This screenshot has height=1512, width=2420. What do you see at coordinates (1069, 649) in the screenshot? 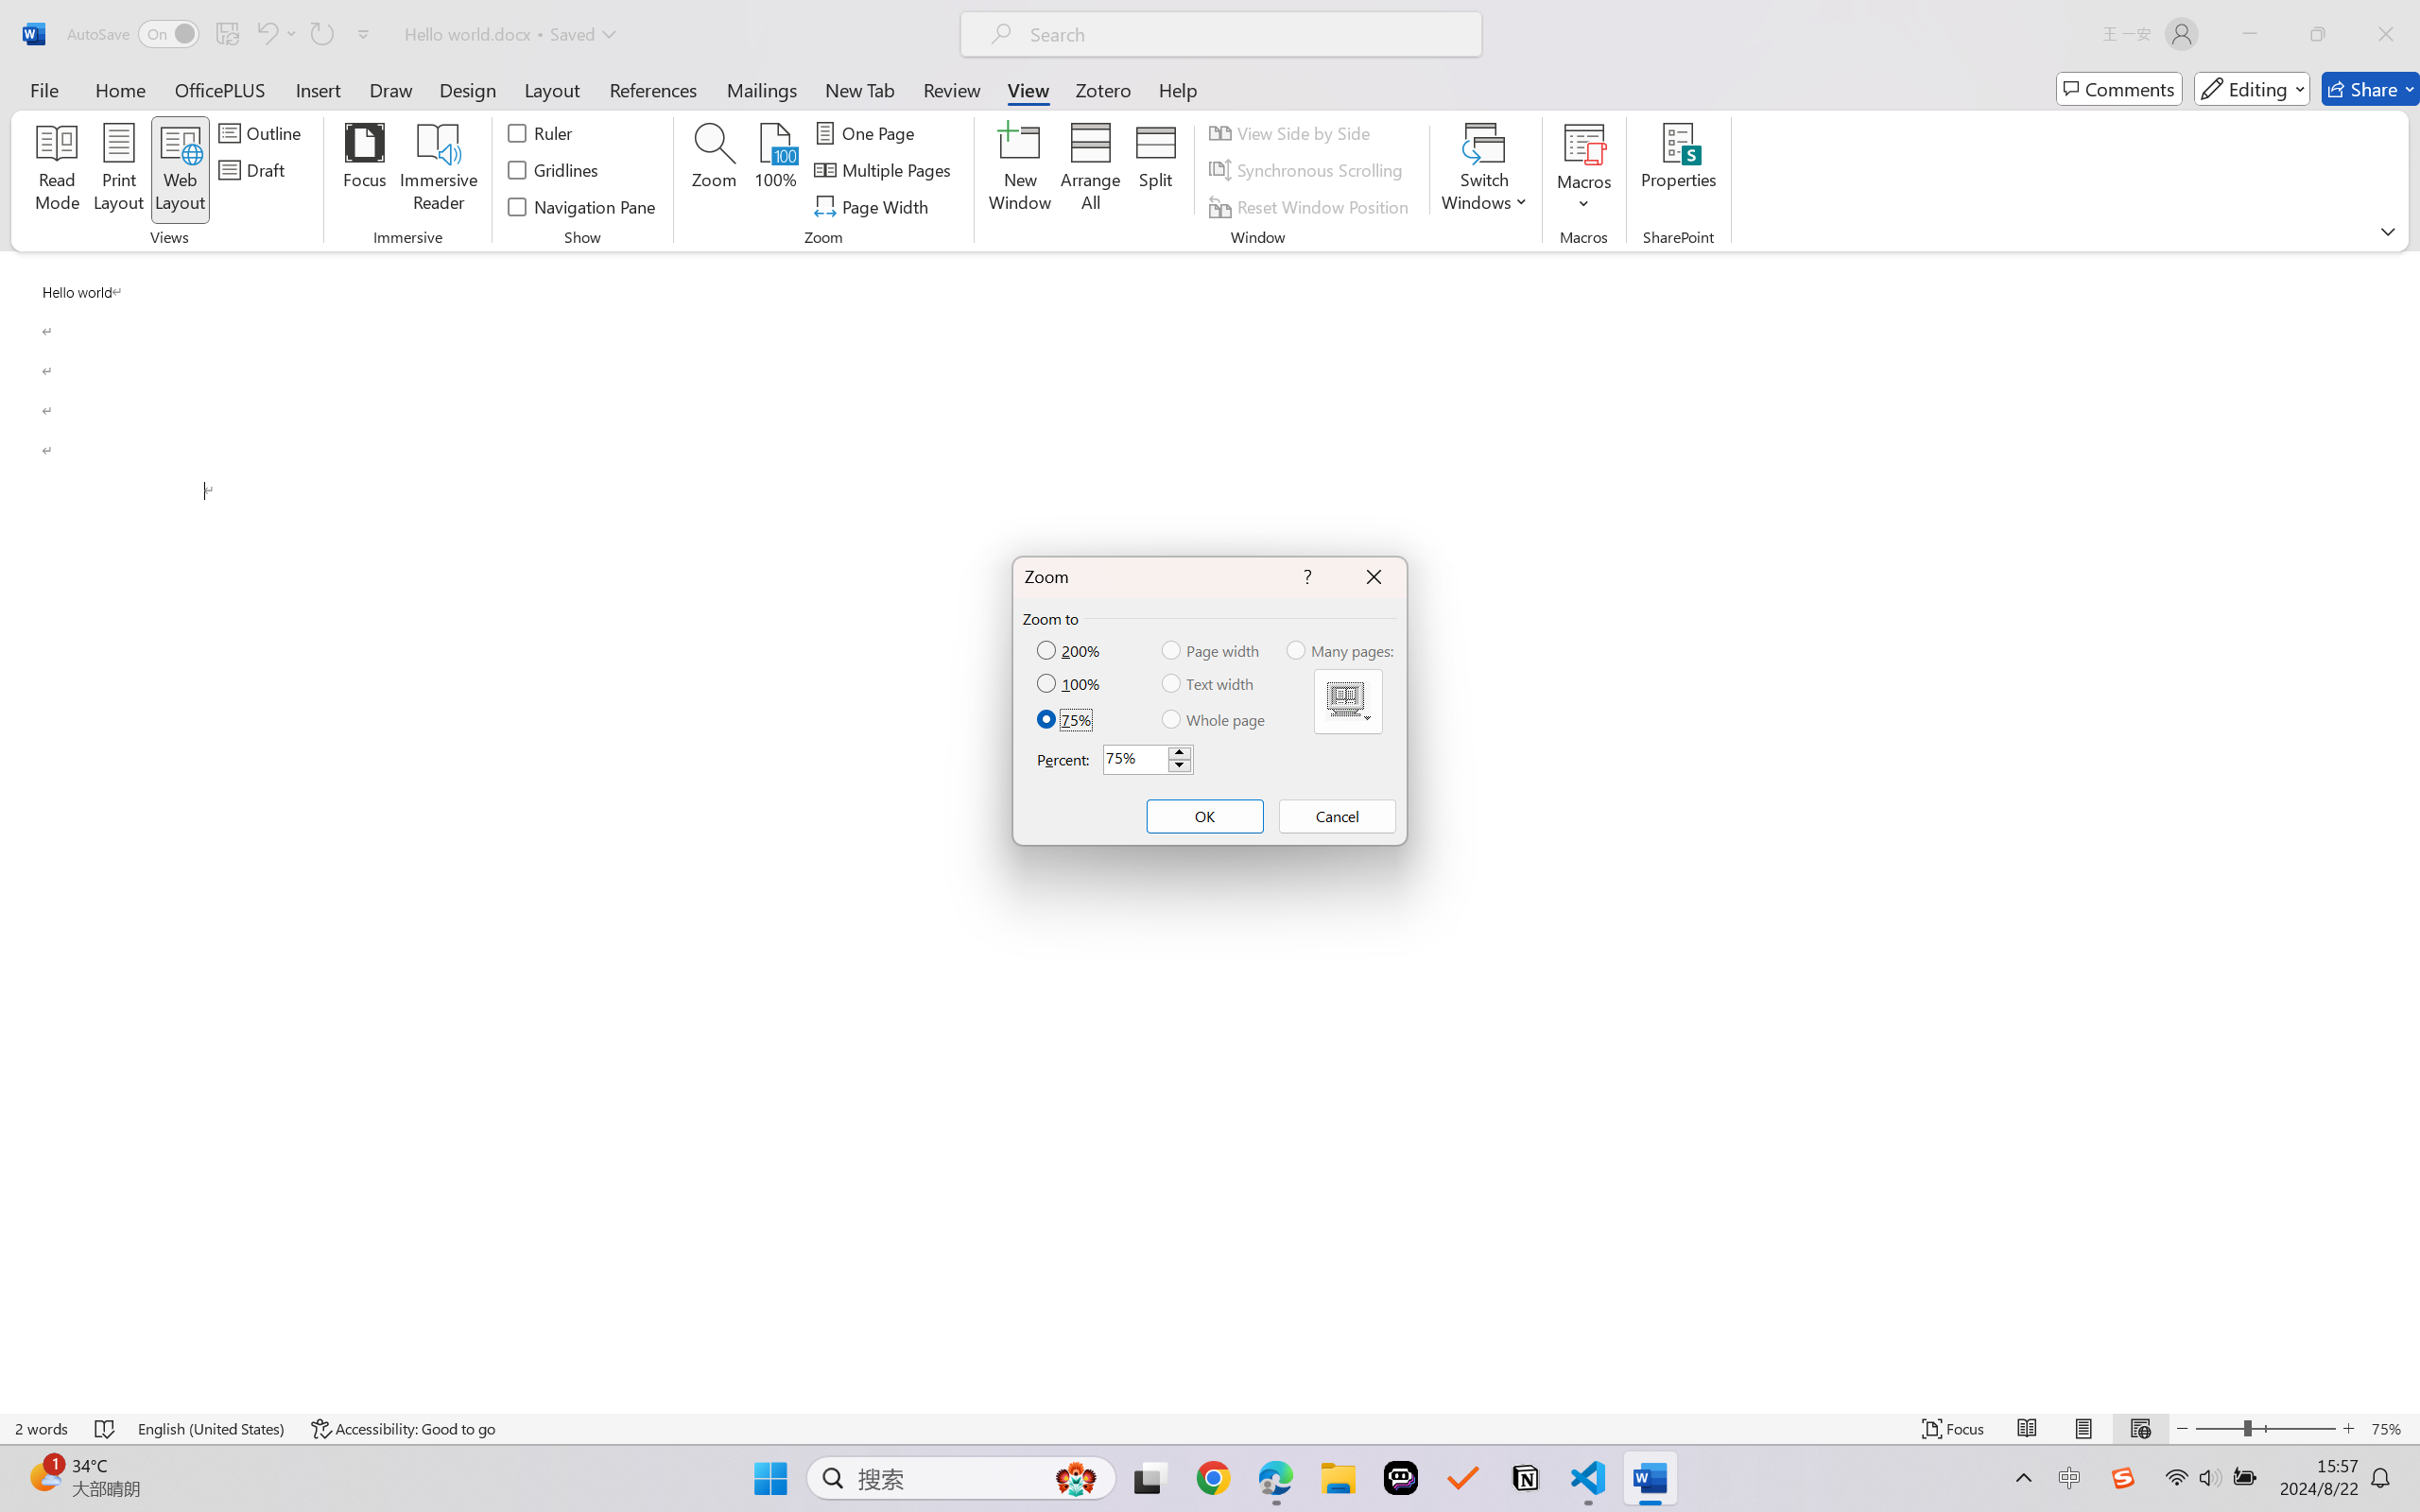
I see `'200%'` at bounding box center [1069, 649].